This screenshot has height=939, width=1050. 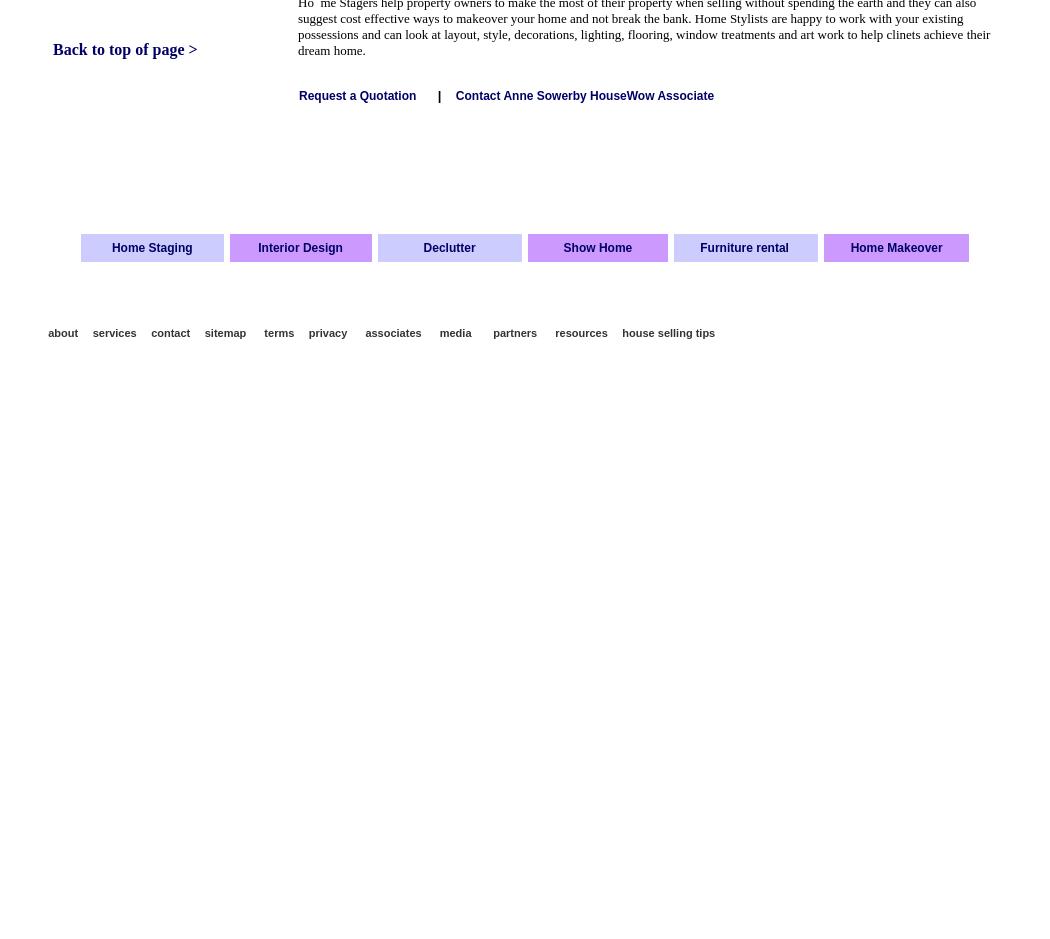 What do you see at coordinates (585, 95) in the screenshot?
I see `'Contact
              Anne Sowerby HouseWow Associate'` at bounding box center [585, 95].